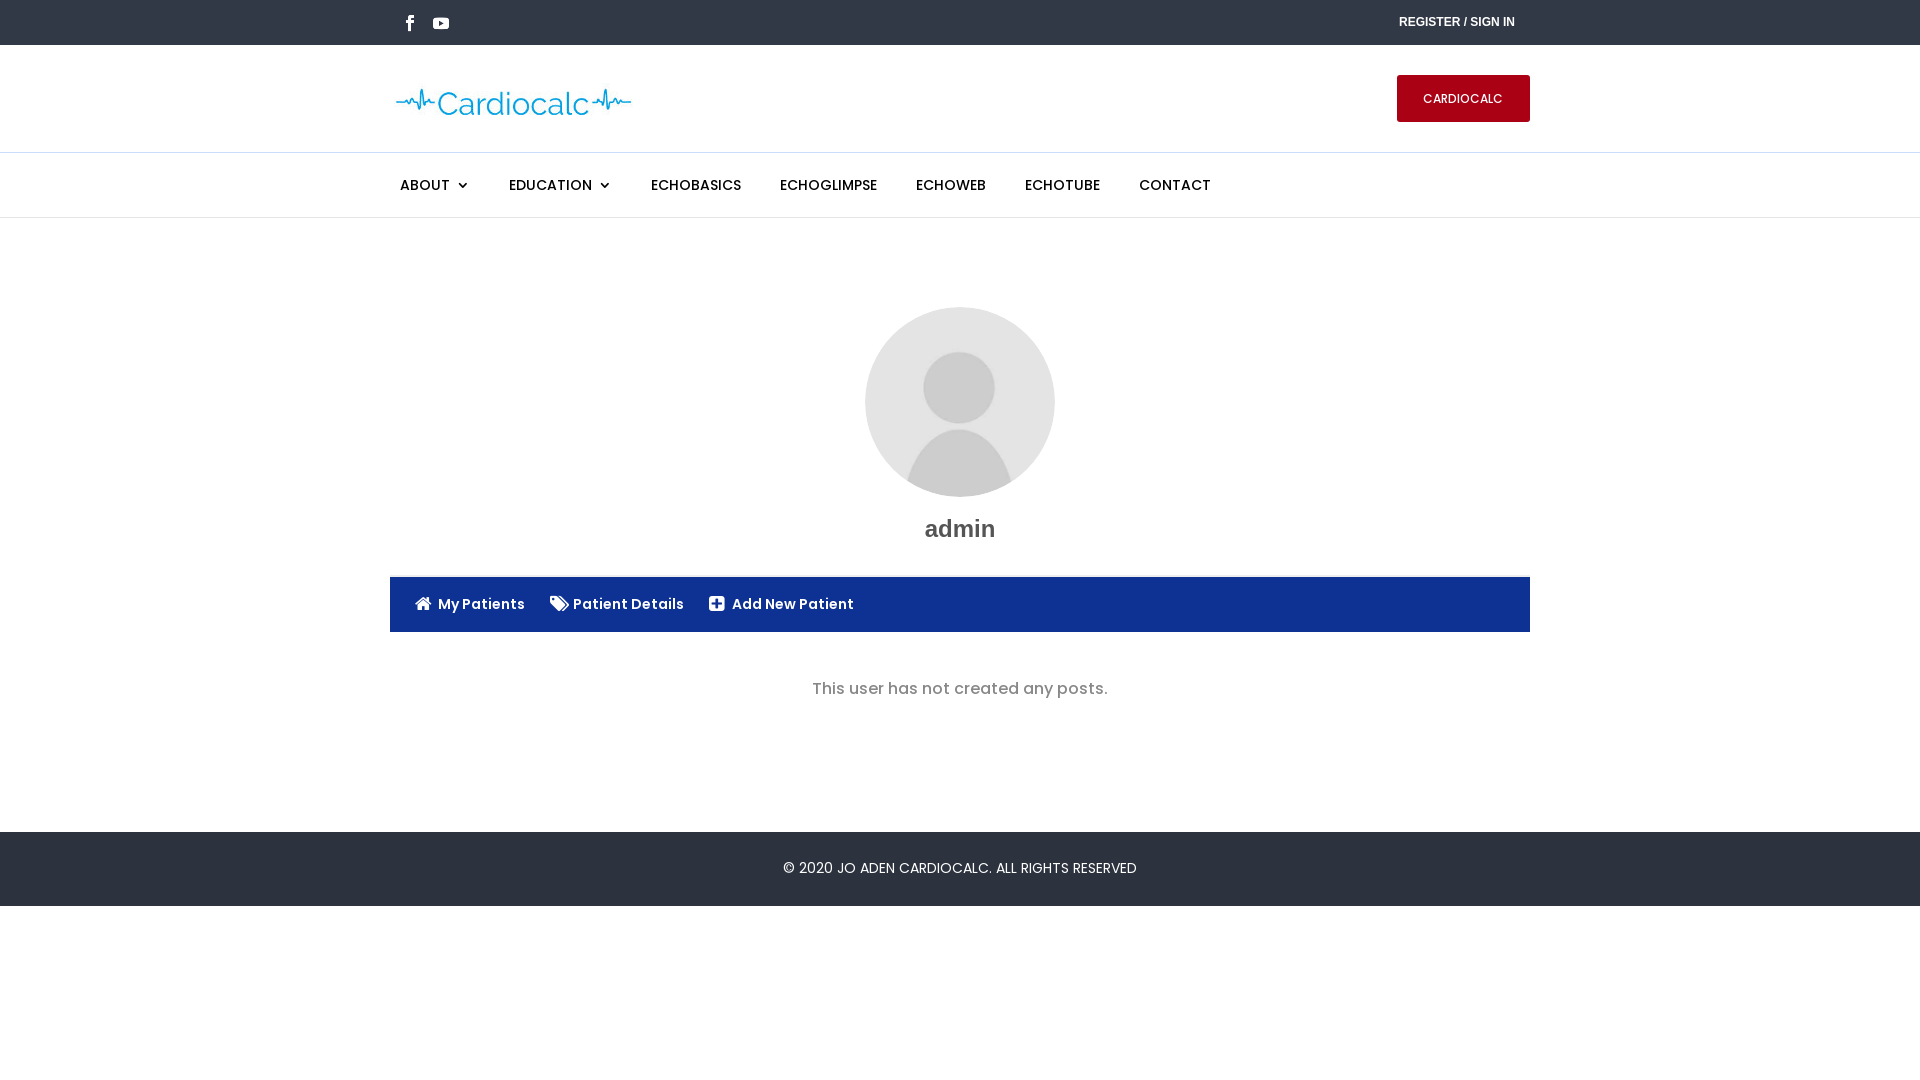 Image resolution: width=1920 pixels, height=1080 pixels. I want to click on 'Add New Patient', so click(780, 604).